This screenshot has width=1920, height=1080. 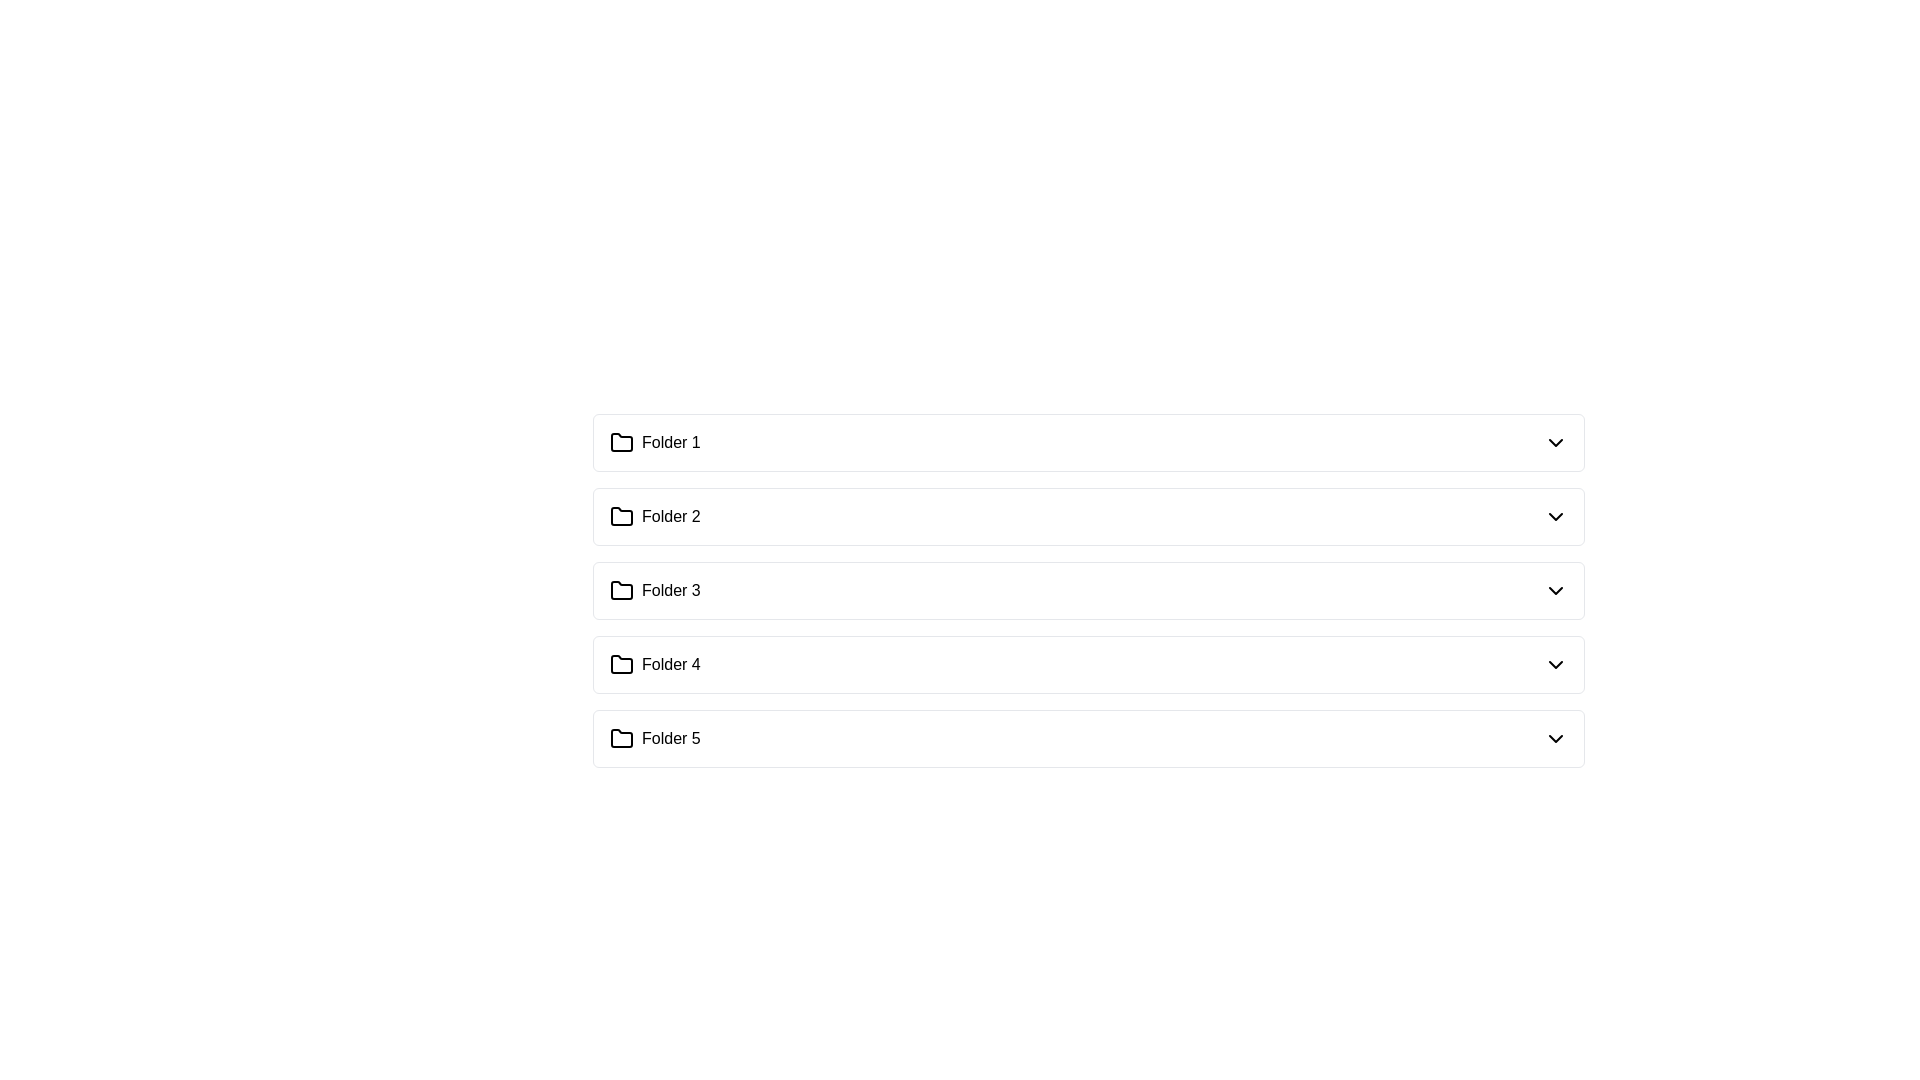 I want to click on the fourth folder item in the list, so click(x=1088, y=664).